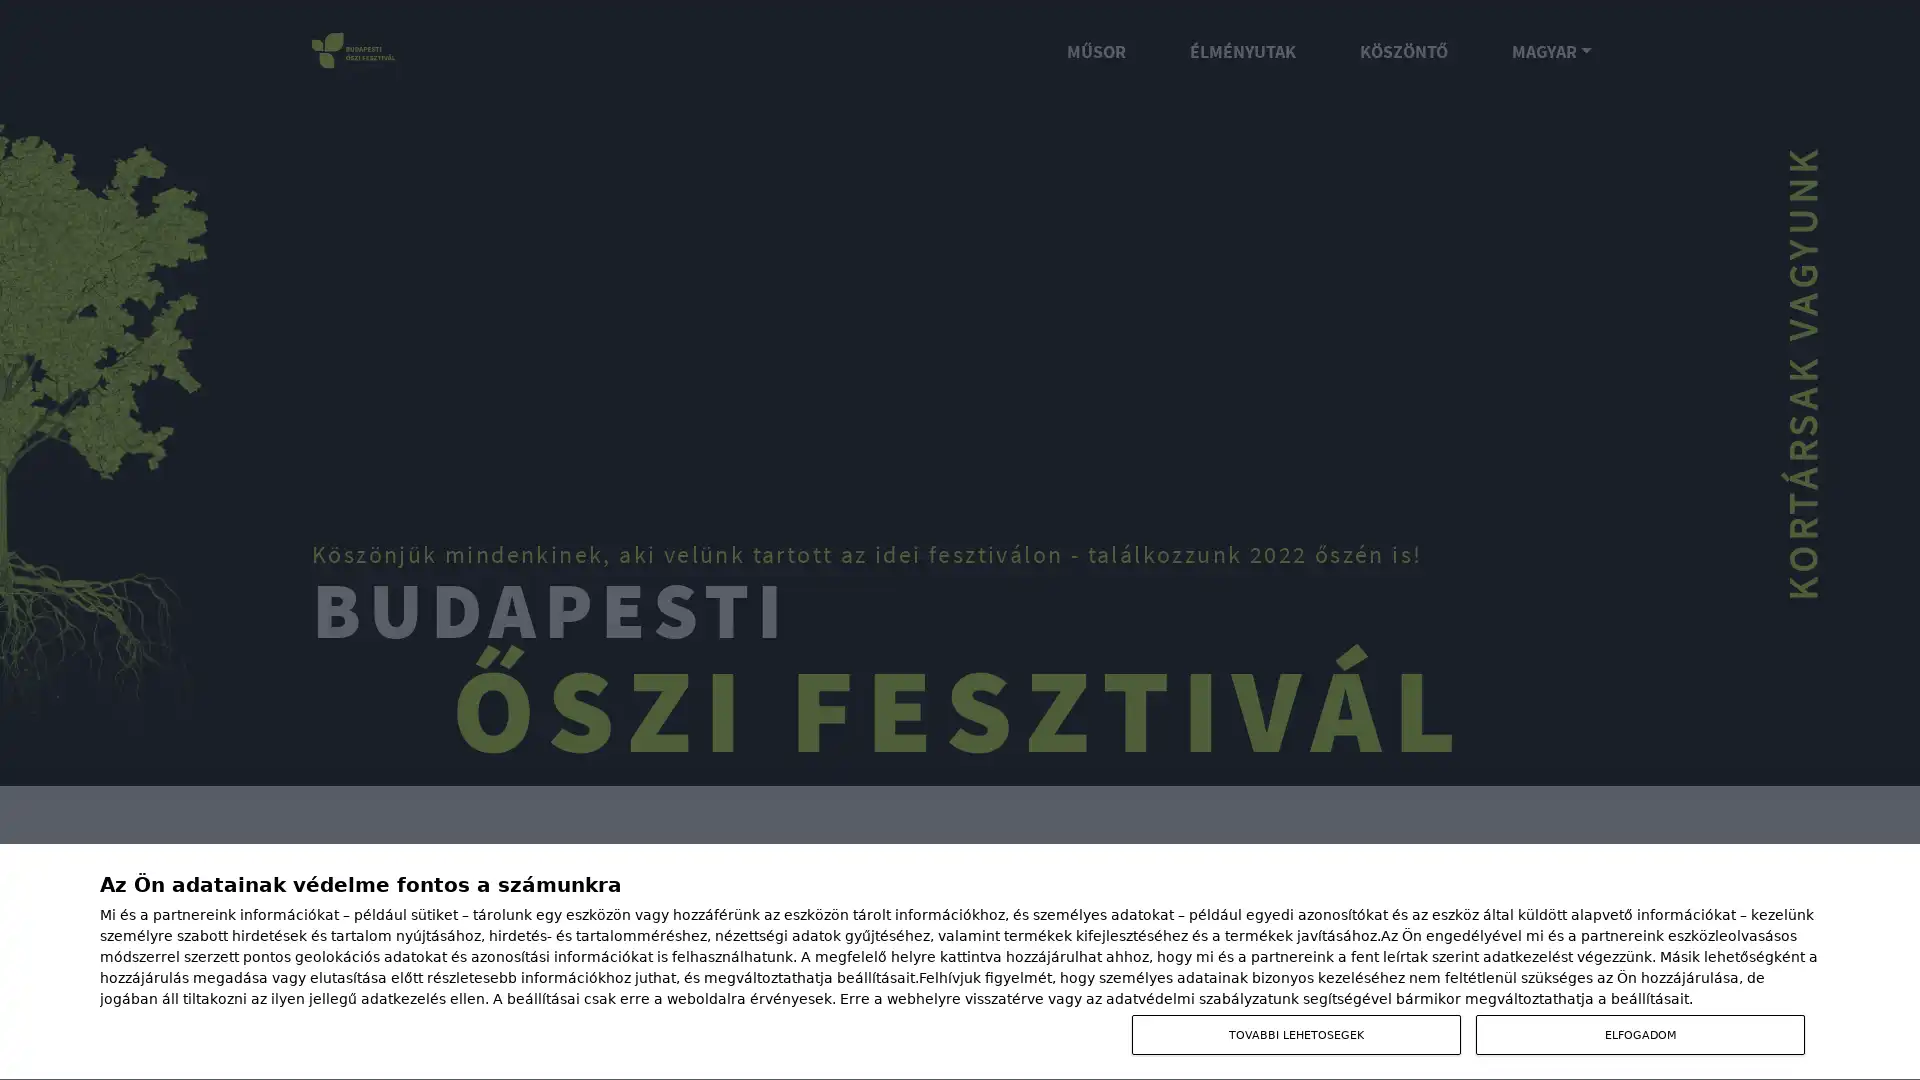 This screenshot has height=1080, width=1920. What do you see at coordinates (1640, 1034) in the screenshot?
I see `ELFOGADOM` at bounding box center [1640, 1034].